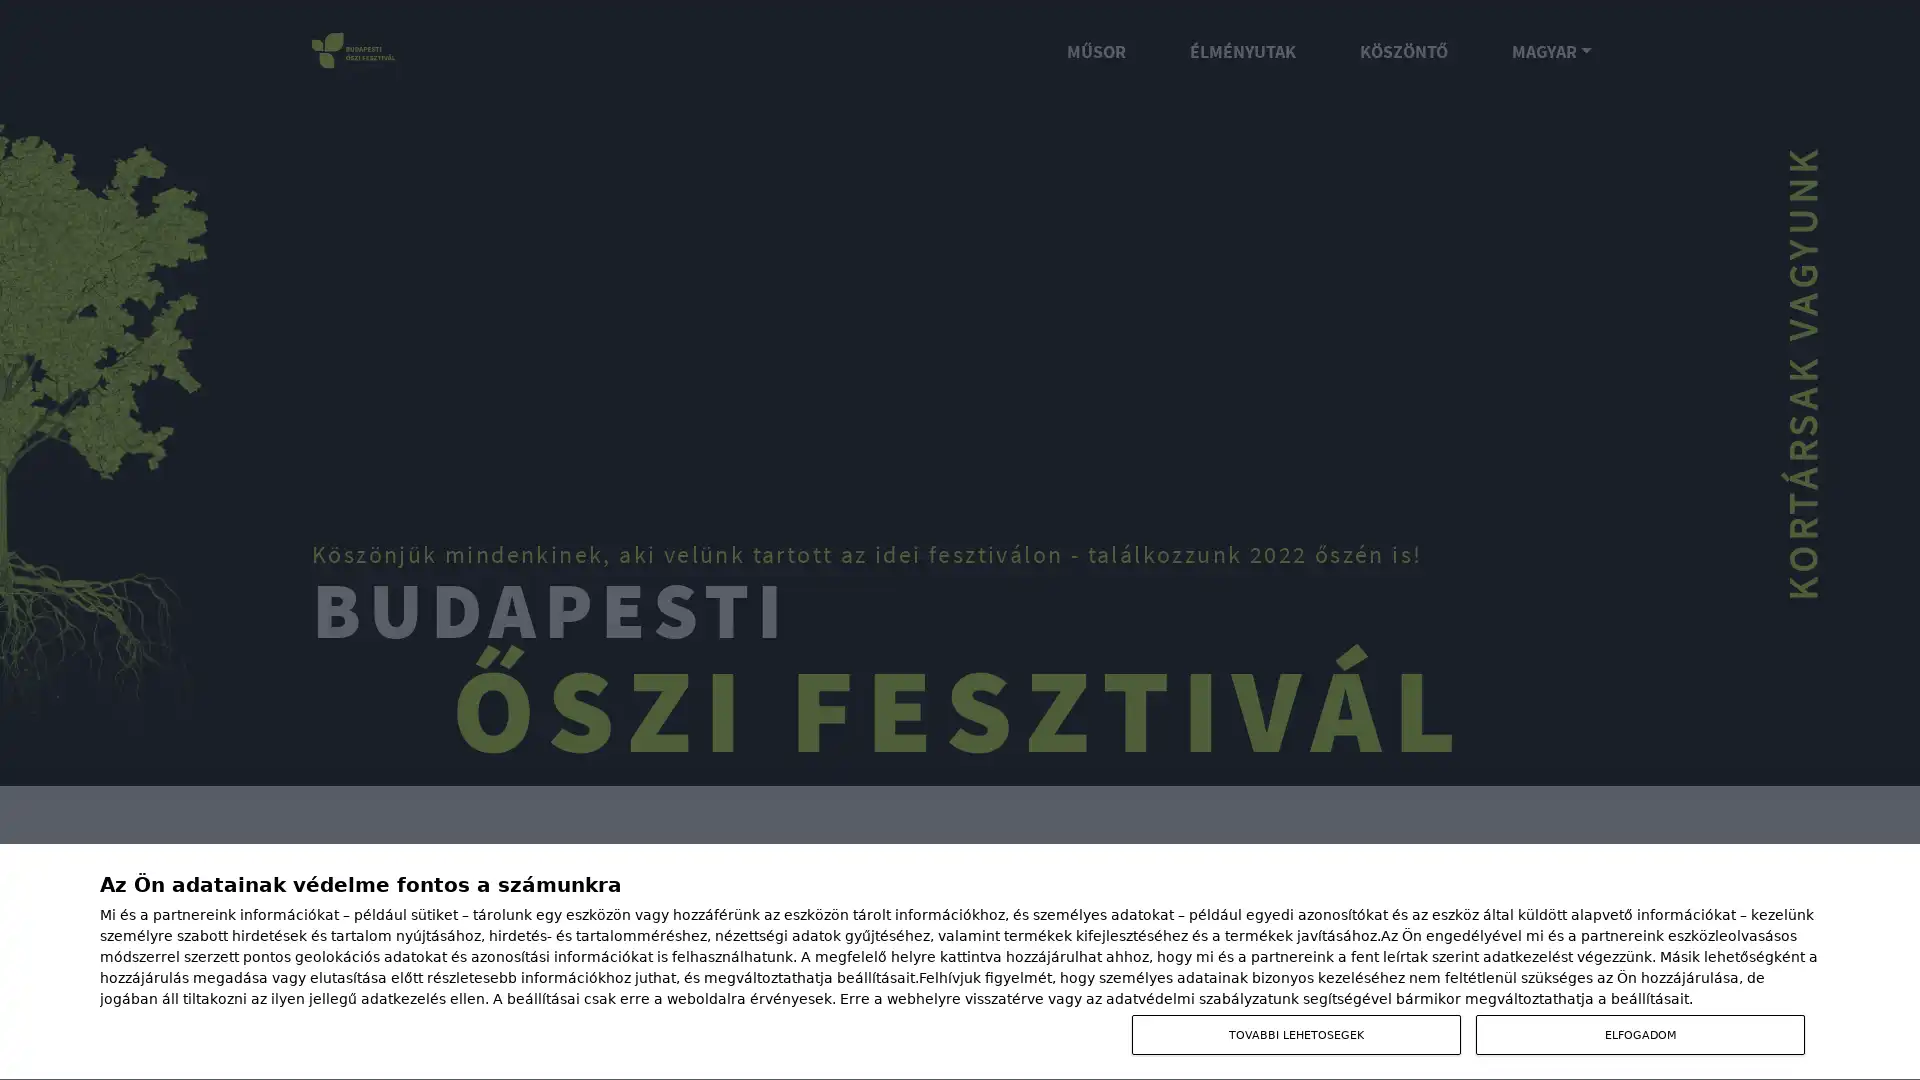 This screenshot has height=1080, width=1920. What do you see at coordinates (1640, 1034) in the screenshot?
I see `ELFOGADOM` at bounding box center [1640, 1034].